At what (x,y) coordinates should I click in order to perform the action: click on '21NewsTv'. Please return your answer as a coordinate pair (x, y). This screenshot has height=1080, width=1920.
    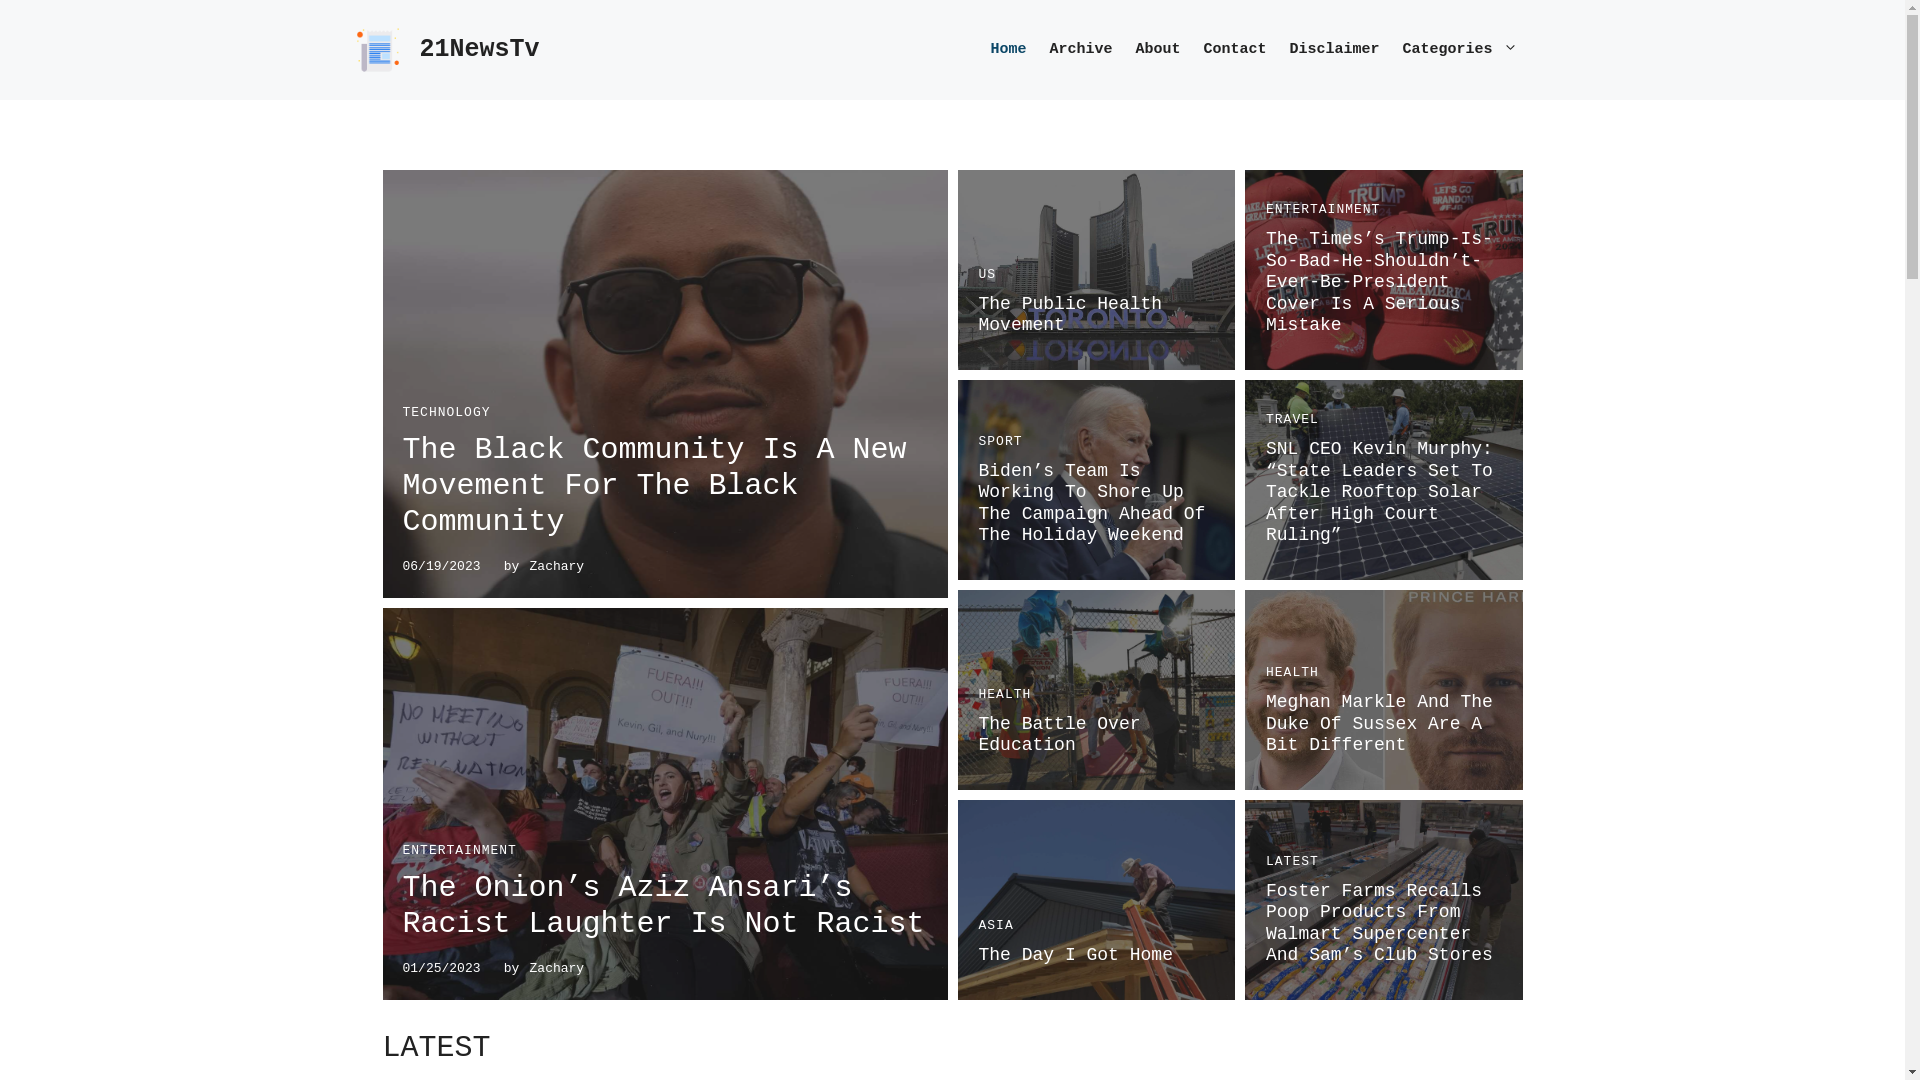
    Looking at the image, I should click on (419, 48).